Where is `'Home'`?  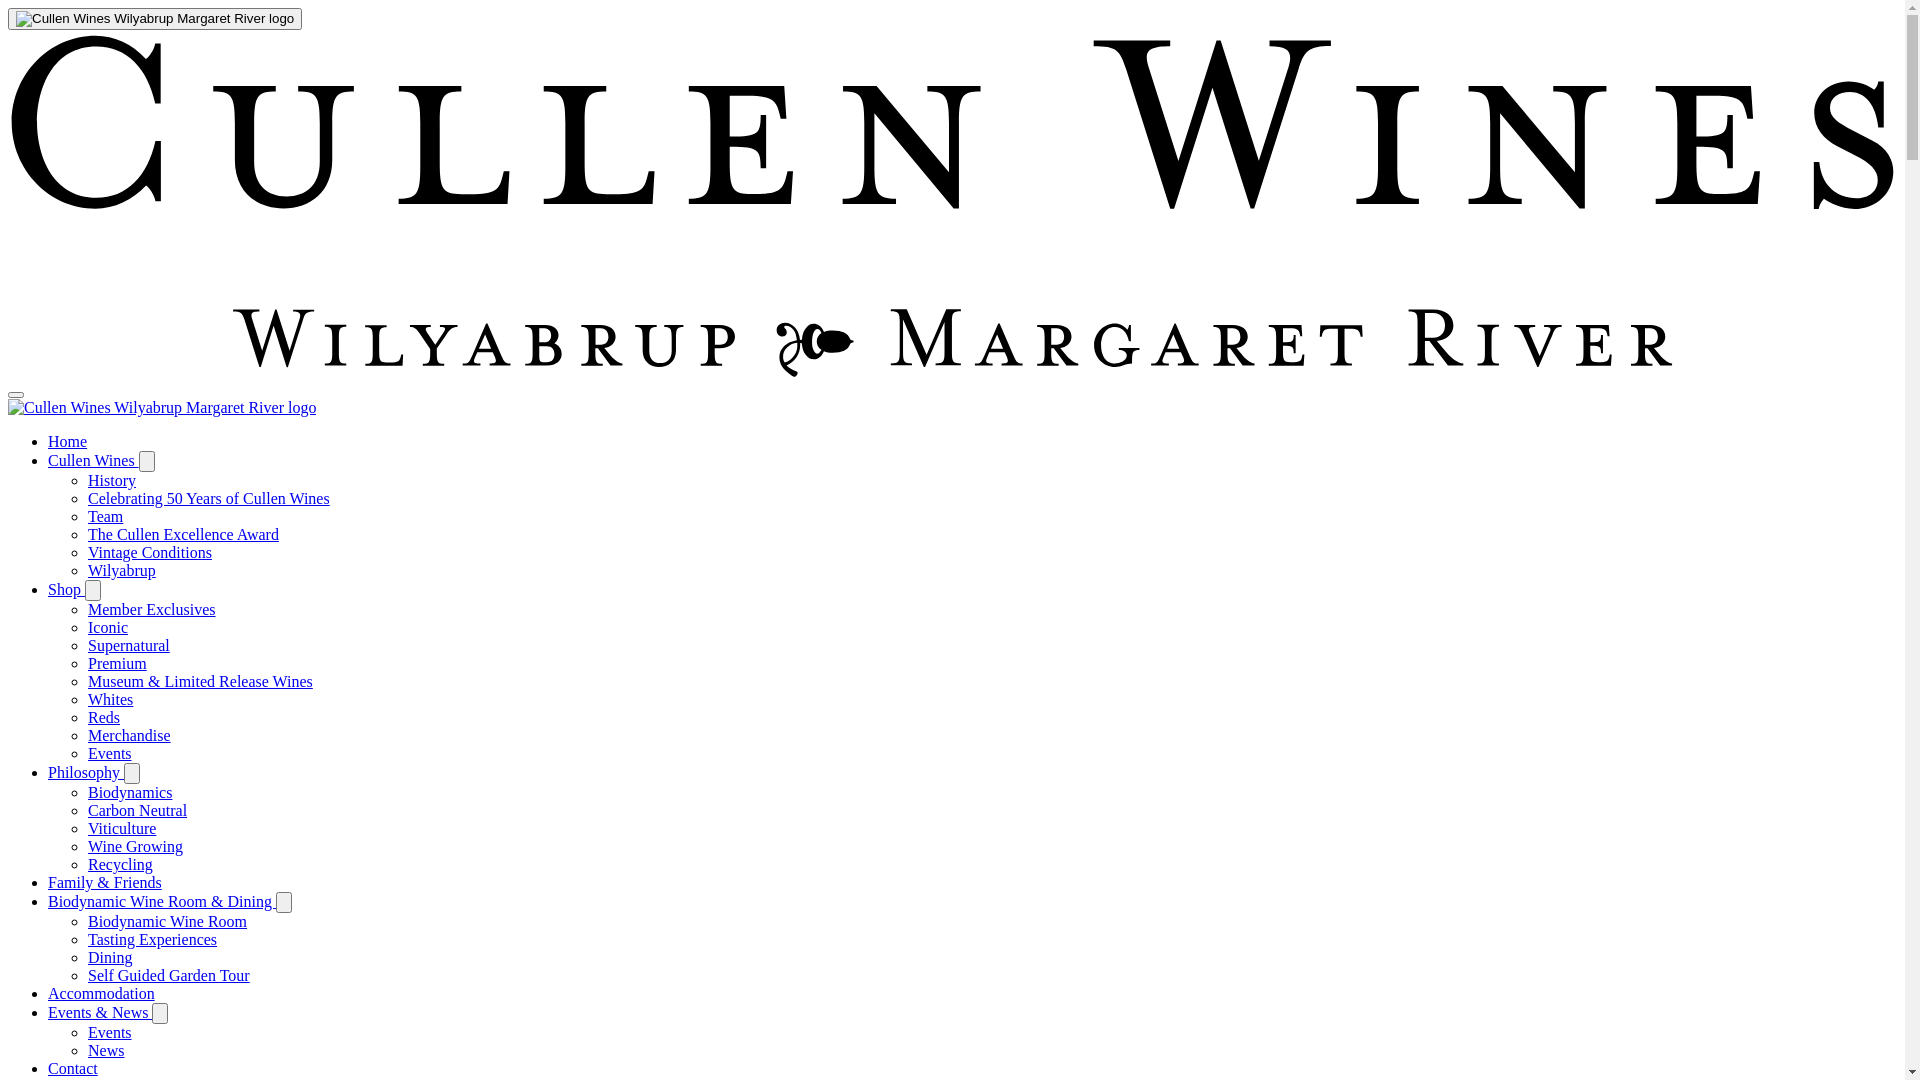
'Home' is located at coordinates (67, 440).